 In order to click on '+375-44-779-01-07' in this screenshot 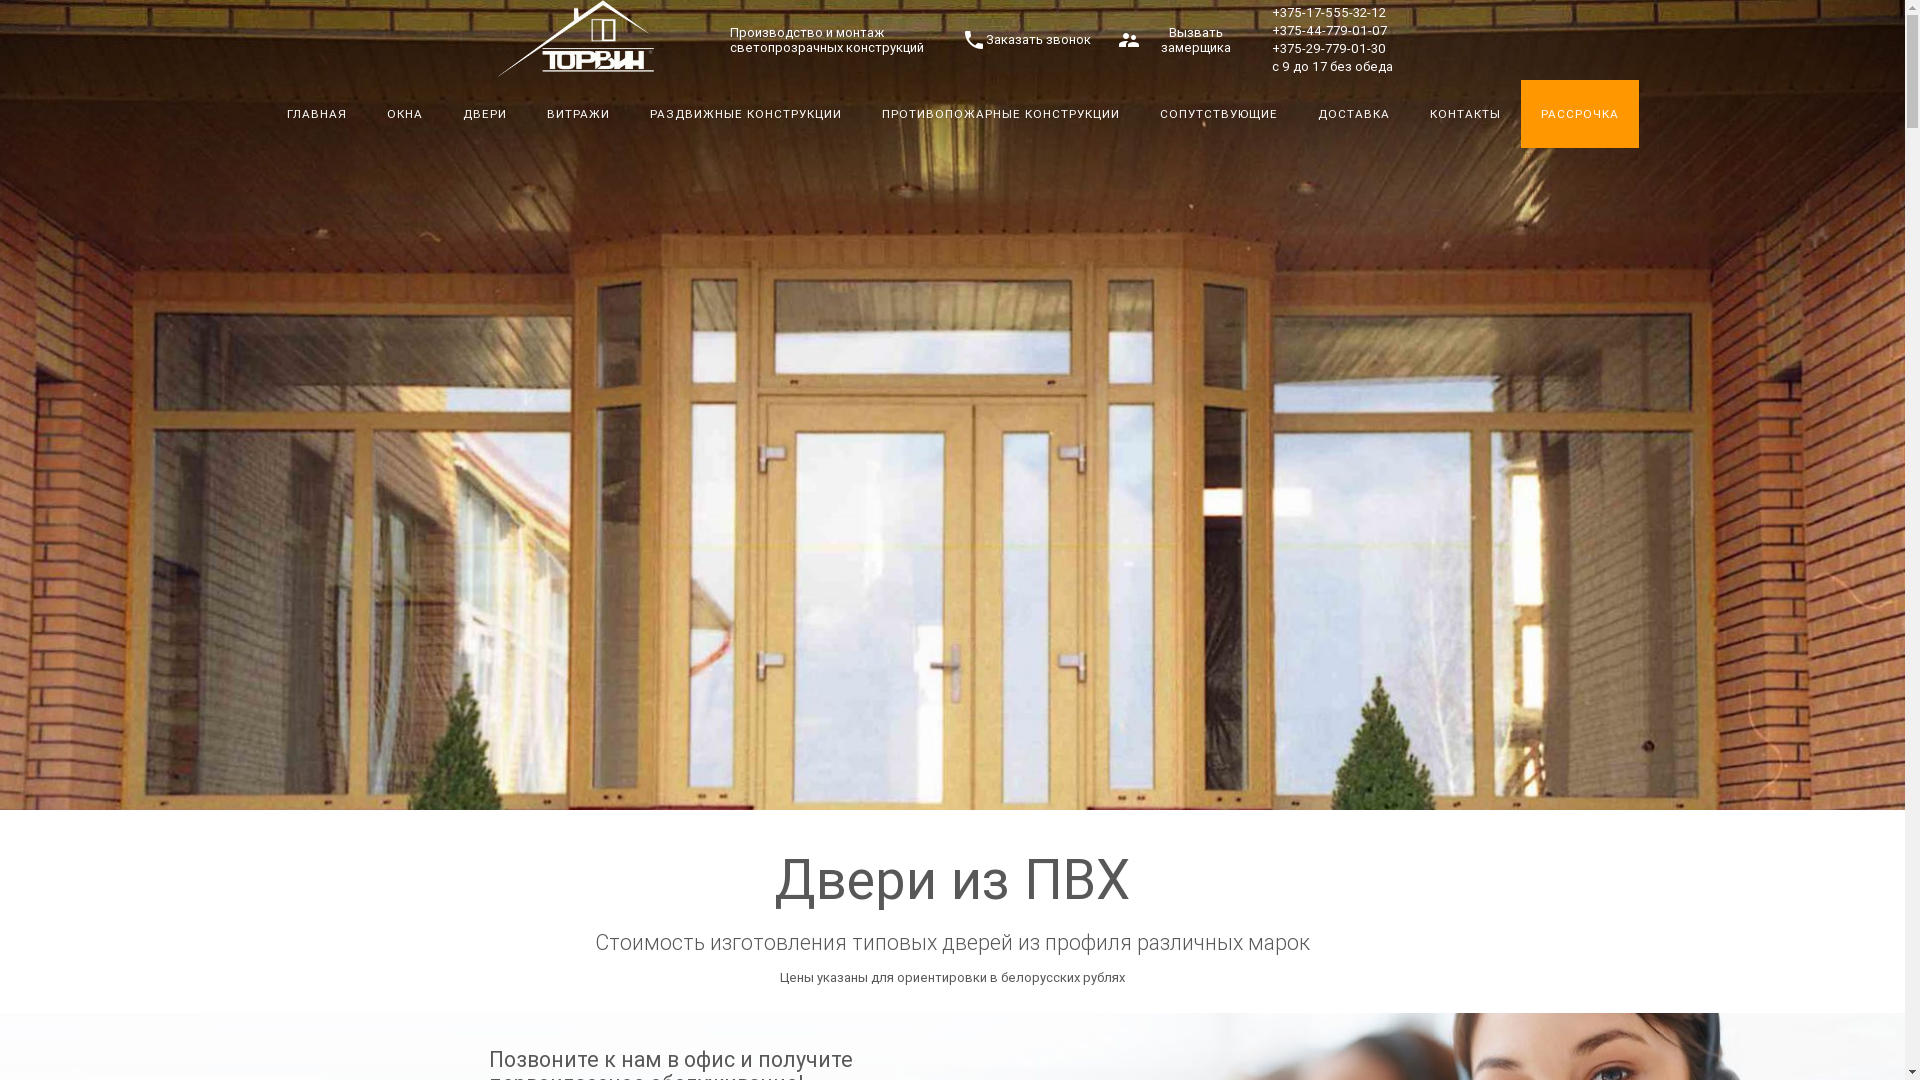, I will do `click(1329, 30)`.